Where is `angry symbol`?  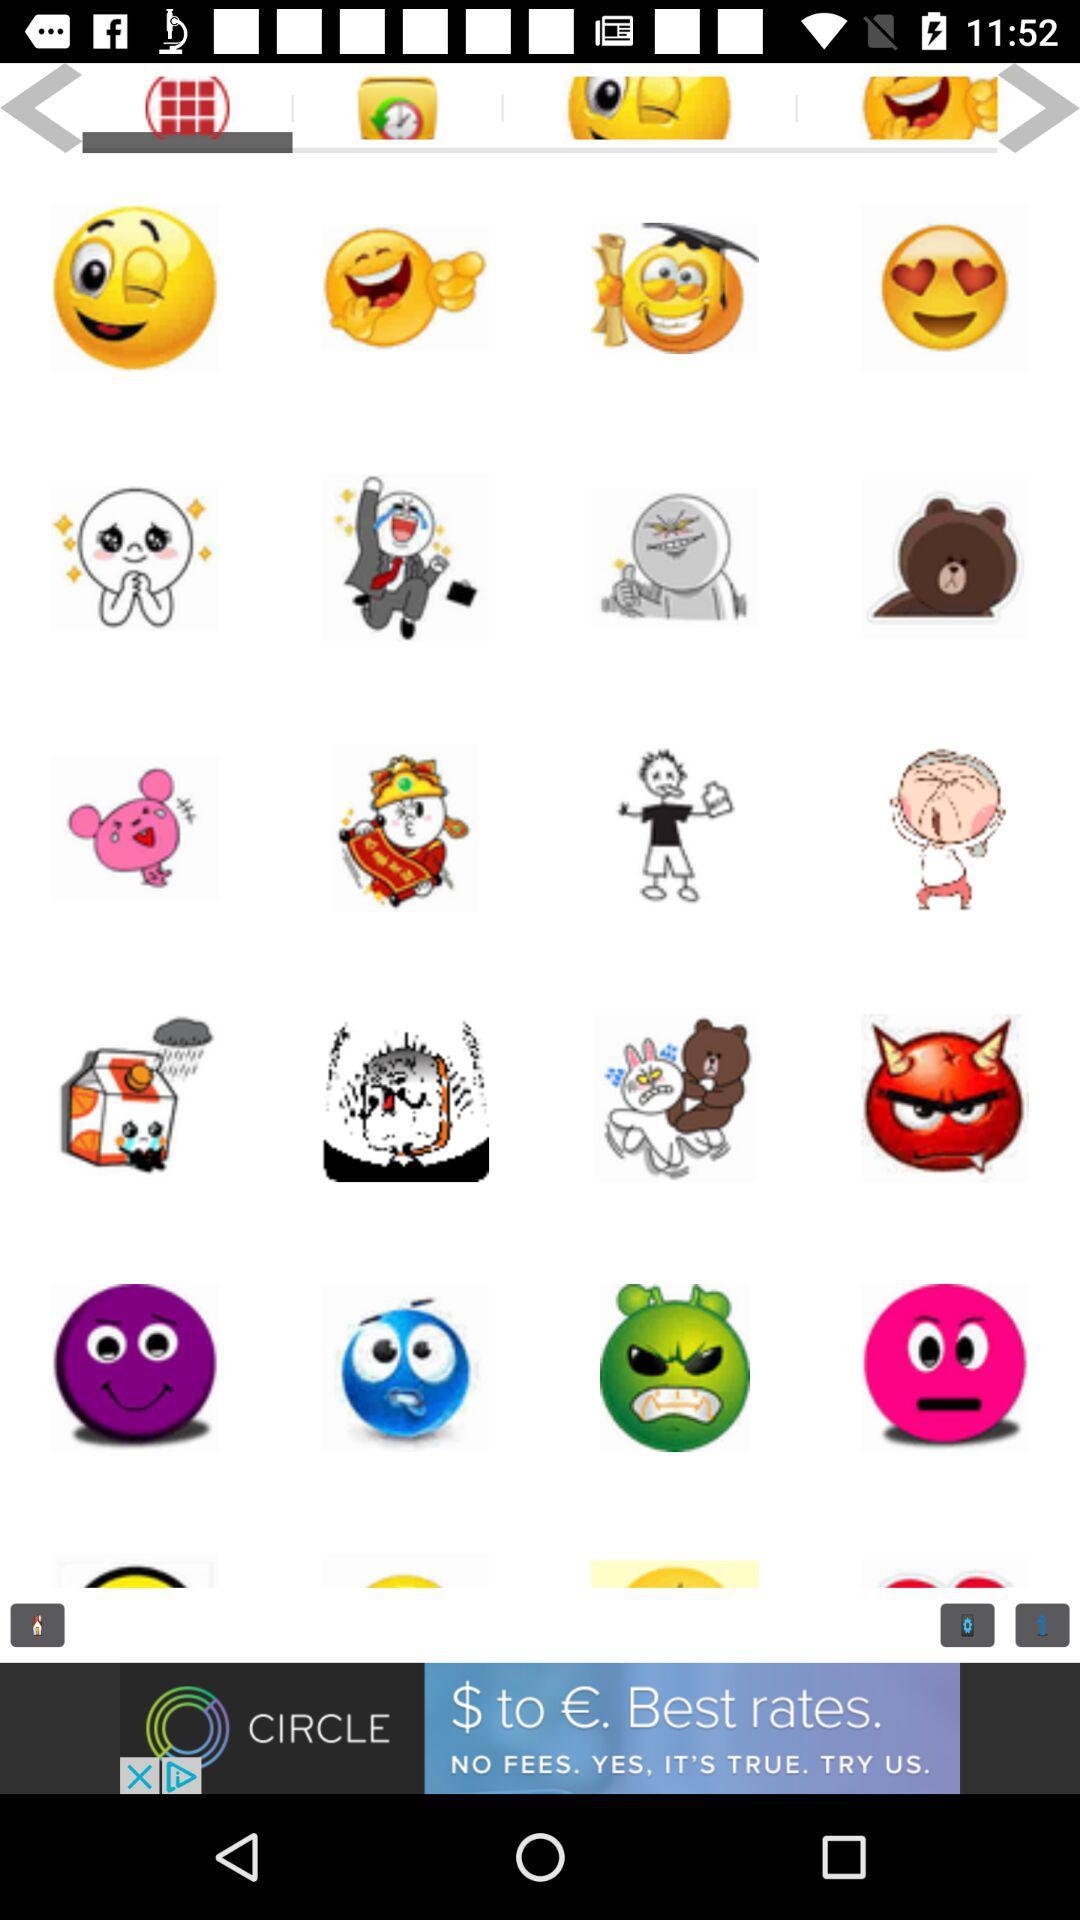 angry symbol is located at coordinates (945, 1367).